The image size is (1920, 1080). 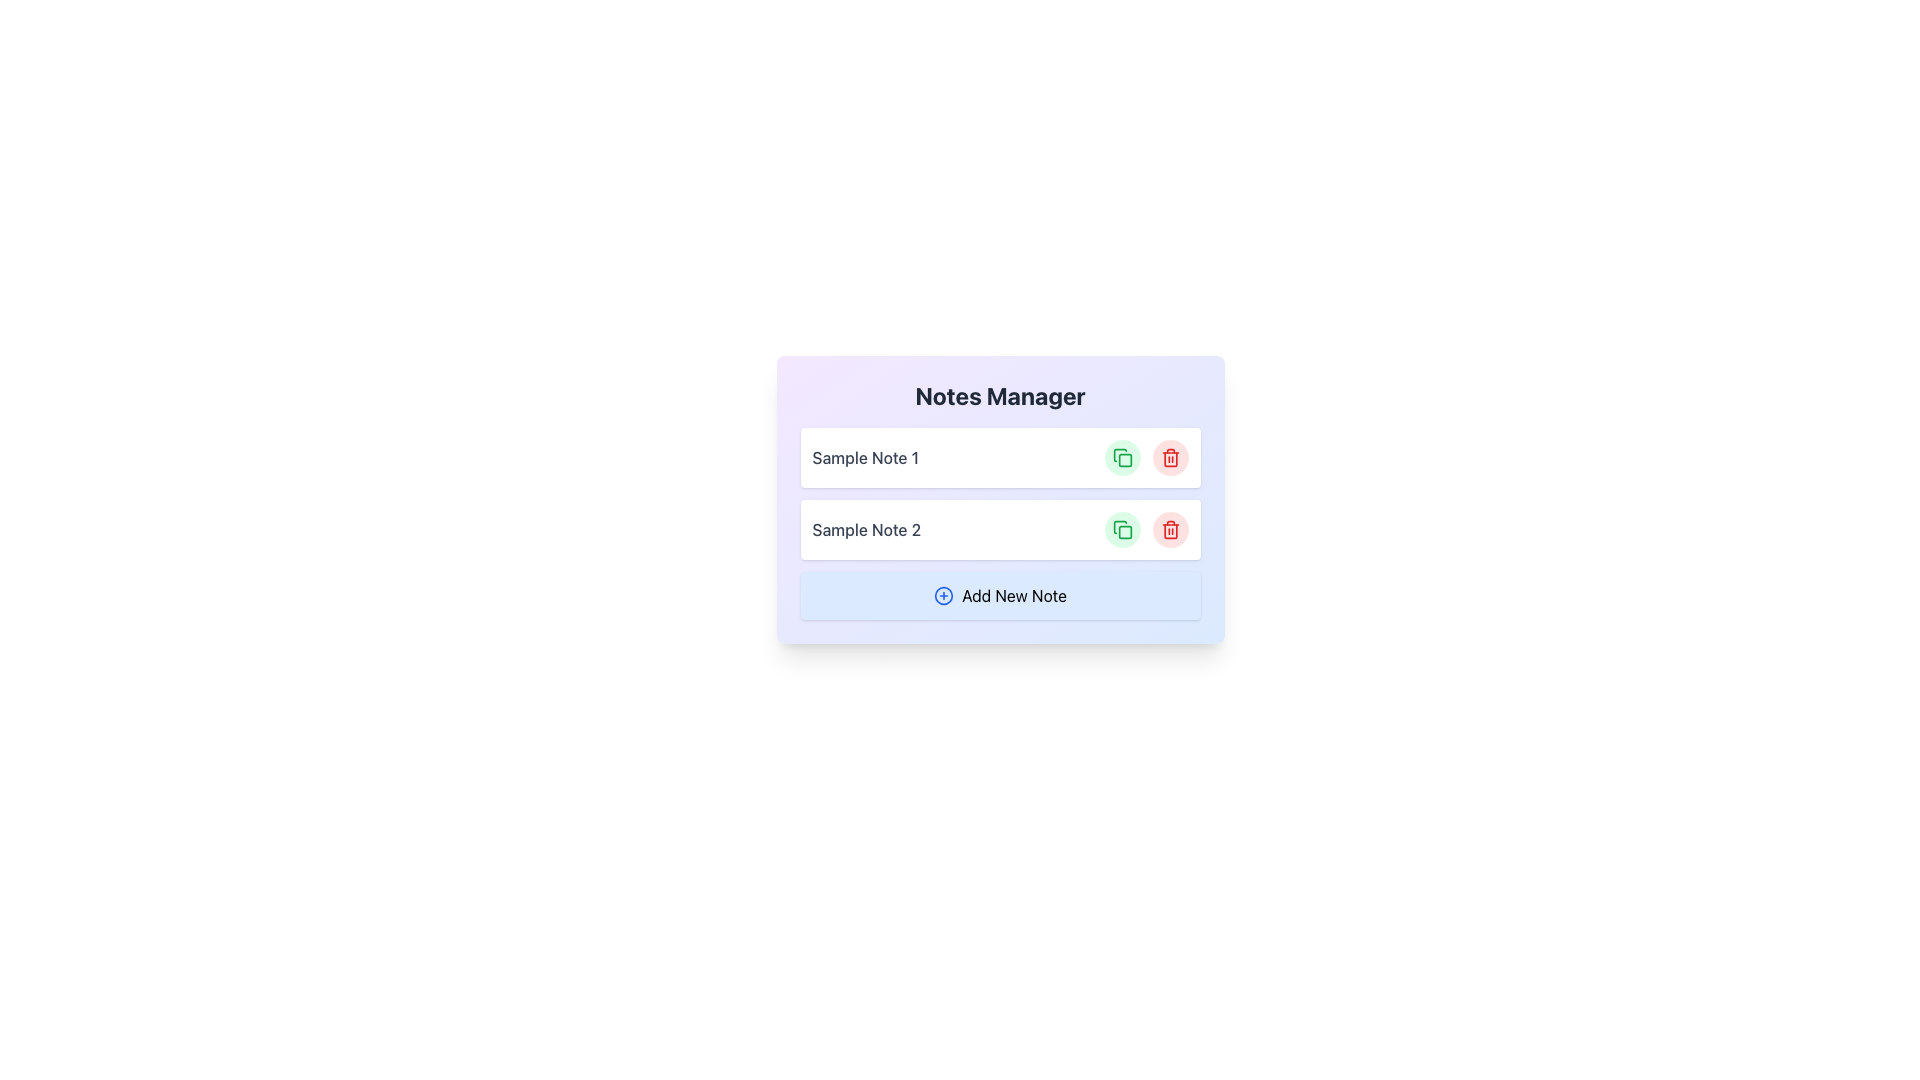 What do you see at coordinates (1170, 528) in the screenshot?
I see `the delete button for 'Sample Note 2'` at bounding box center [1170, 528].